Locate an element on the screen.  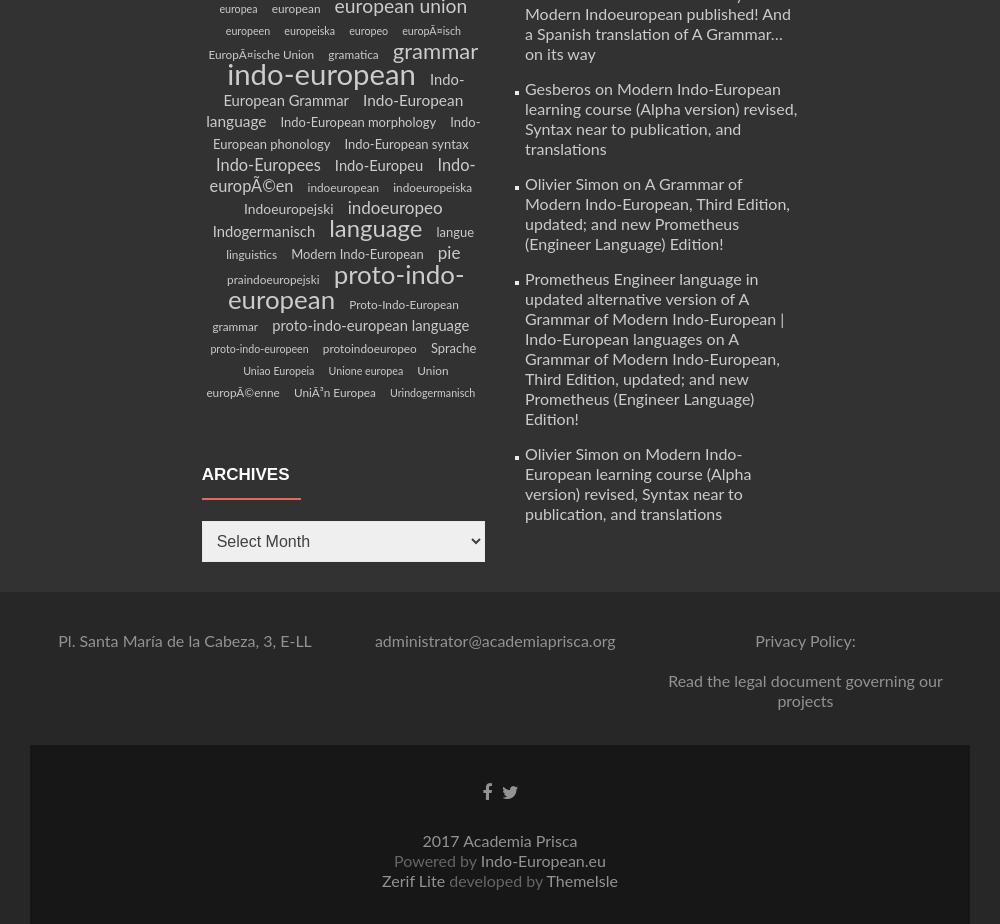
'europea' is located at coordinates (237, 8).